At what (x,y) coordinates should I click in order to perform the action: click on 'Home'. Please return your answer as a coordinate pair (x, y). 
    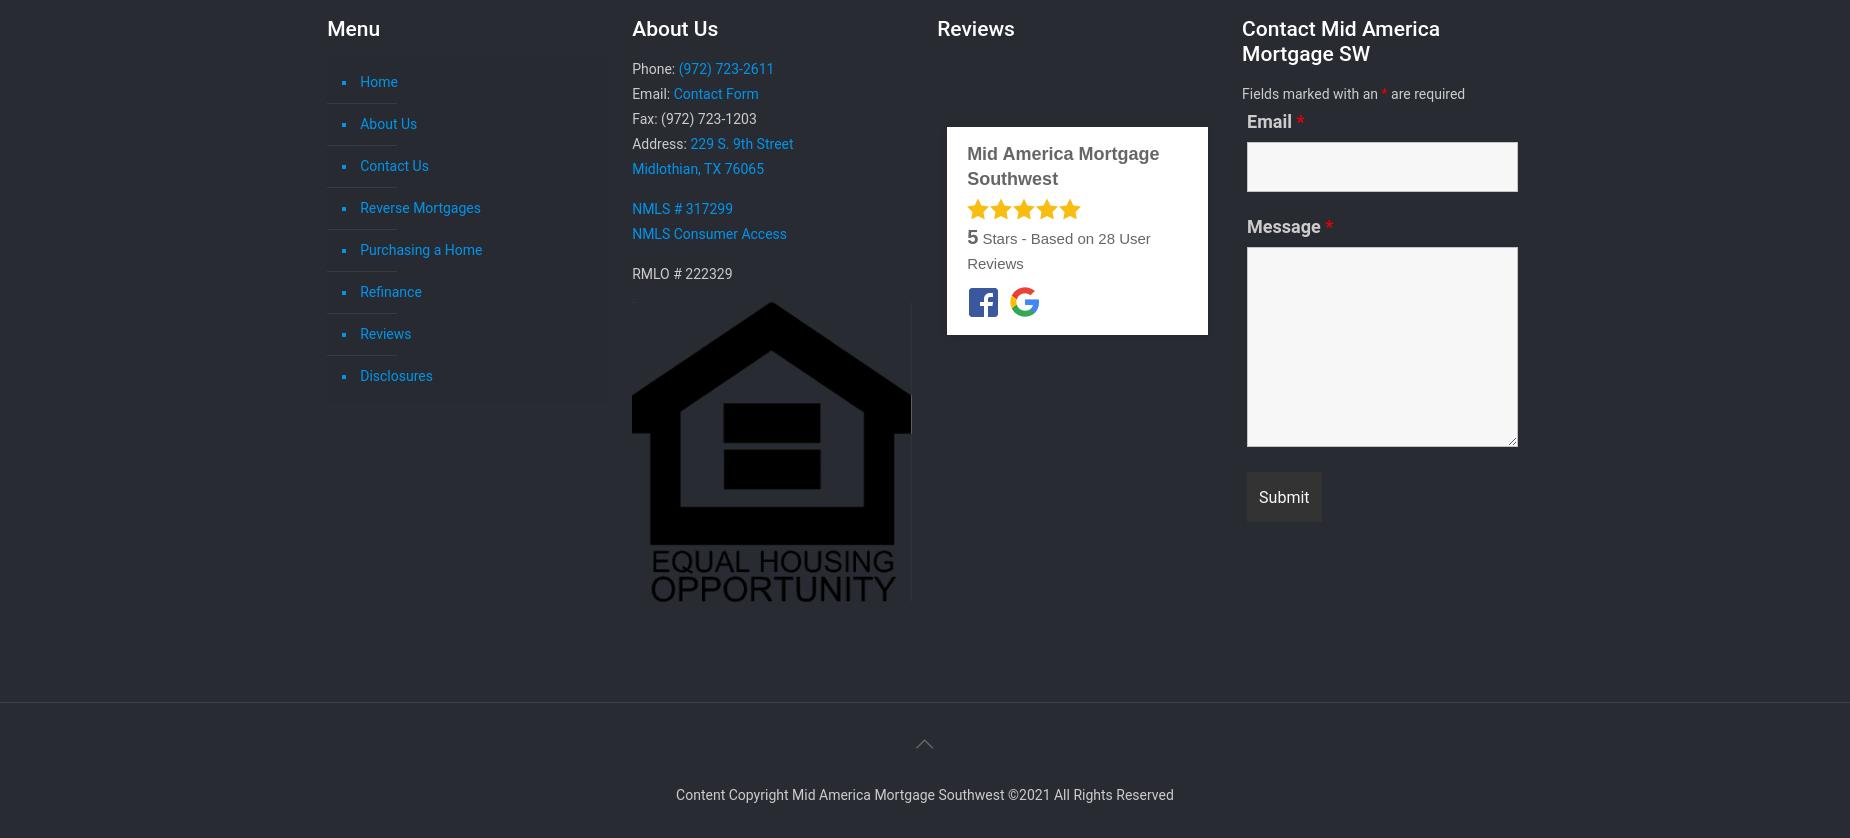
    Looking at the image, I should click on (359, 82).